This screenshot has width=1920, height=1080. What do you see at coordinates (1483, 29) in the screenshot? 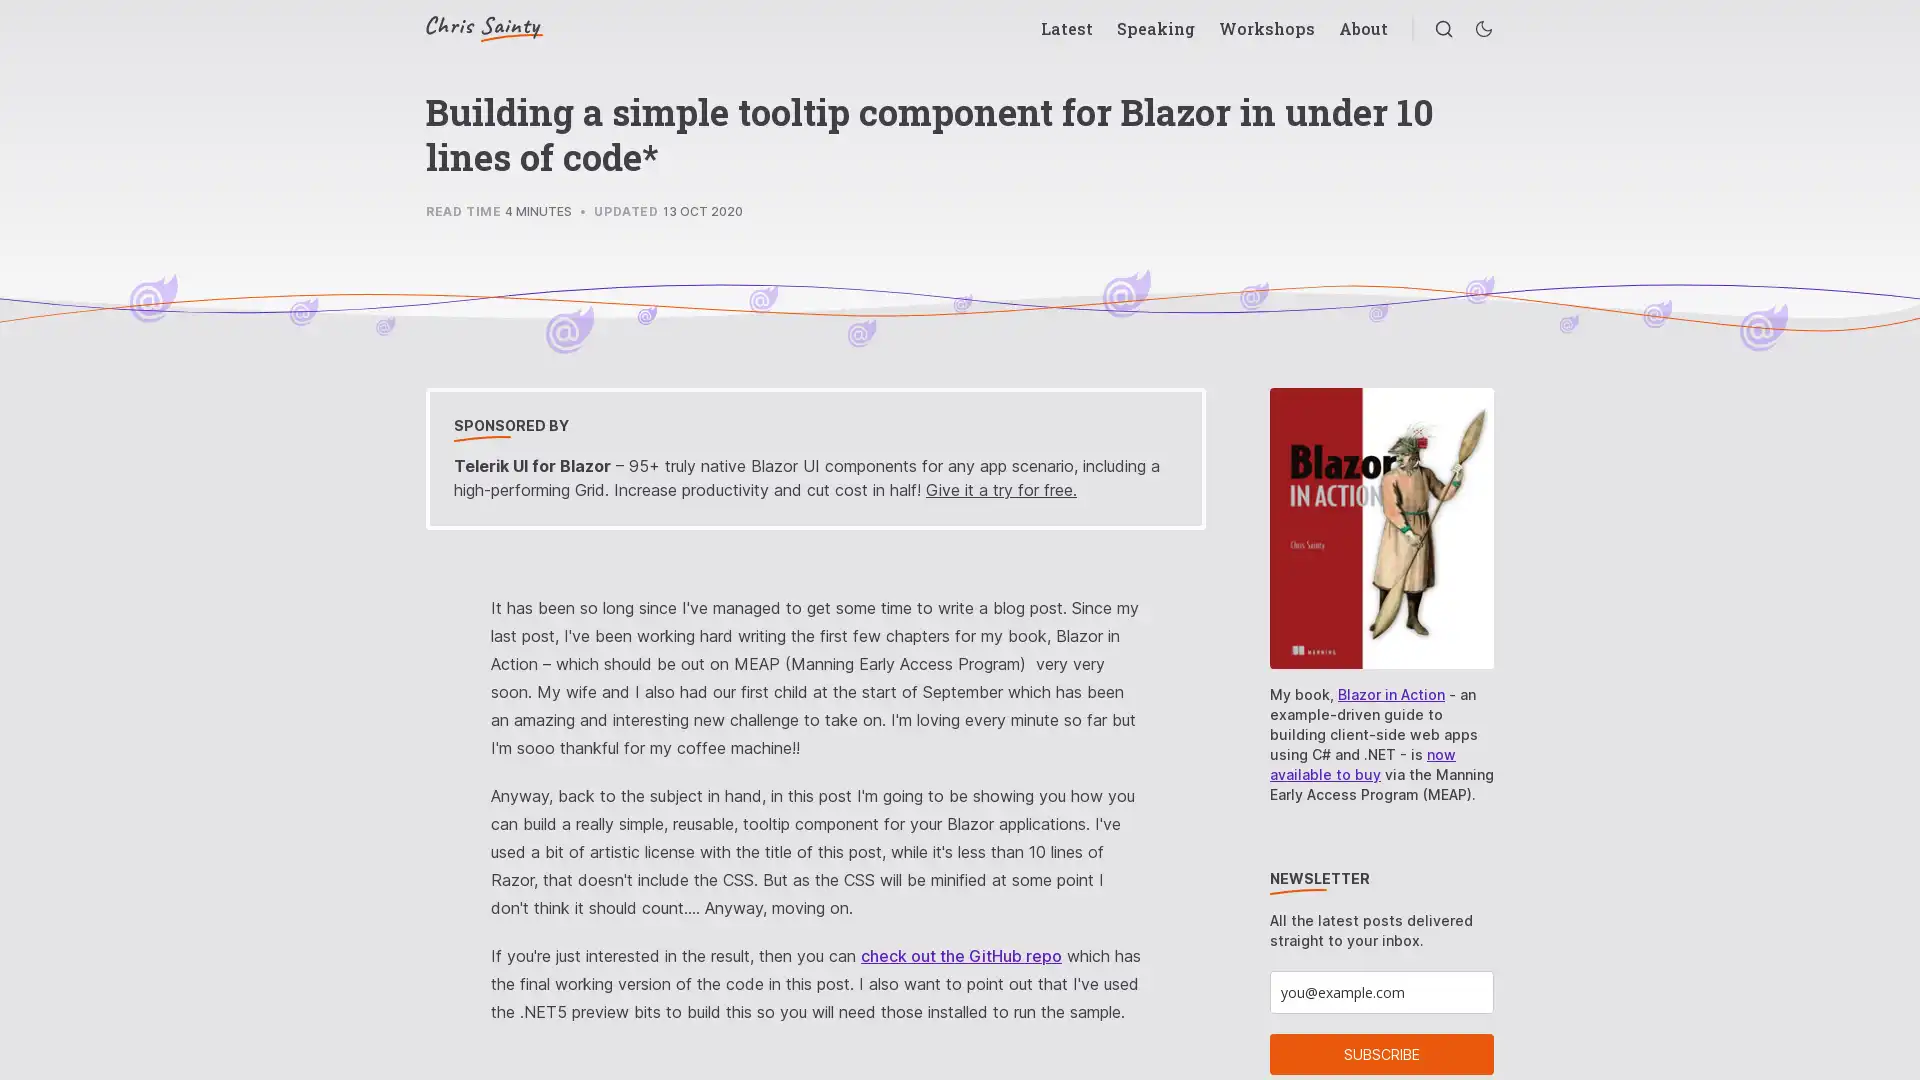
I see `Enable dark mode` at bounding box center [1483, 29].